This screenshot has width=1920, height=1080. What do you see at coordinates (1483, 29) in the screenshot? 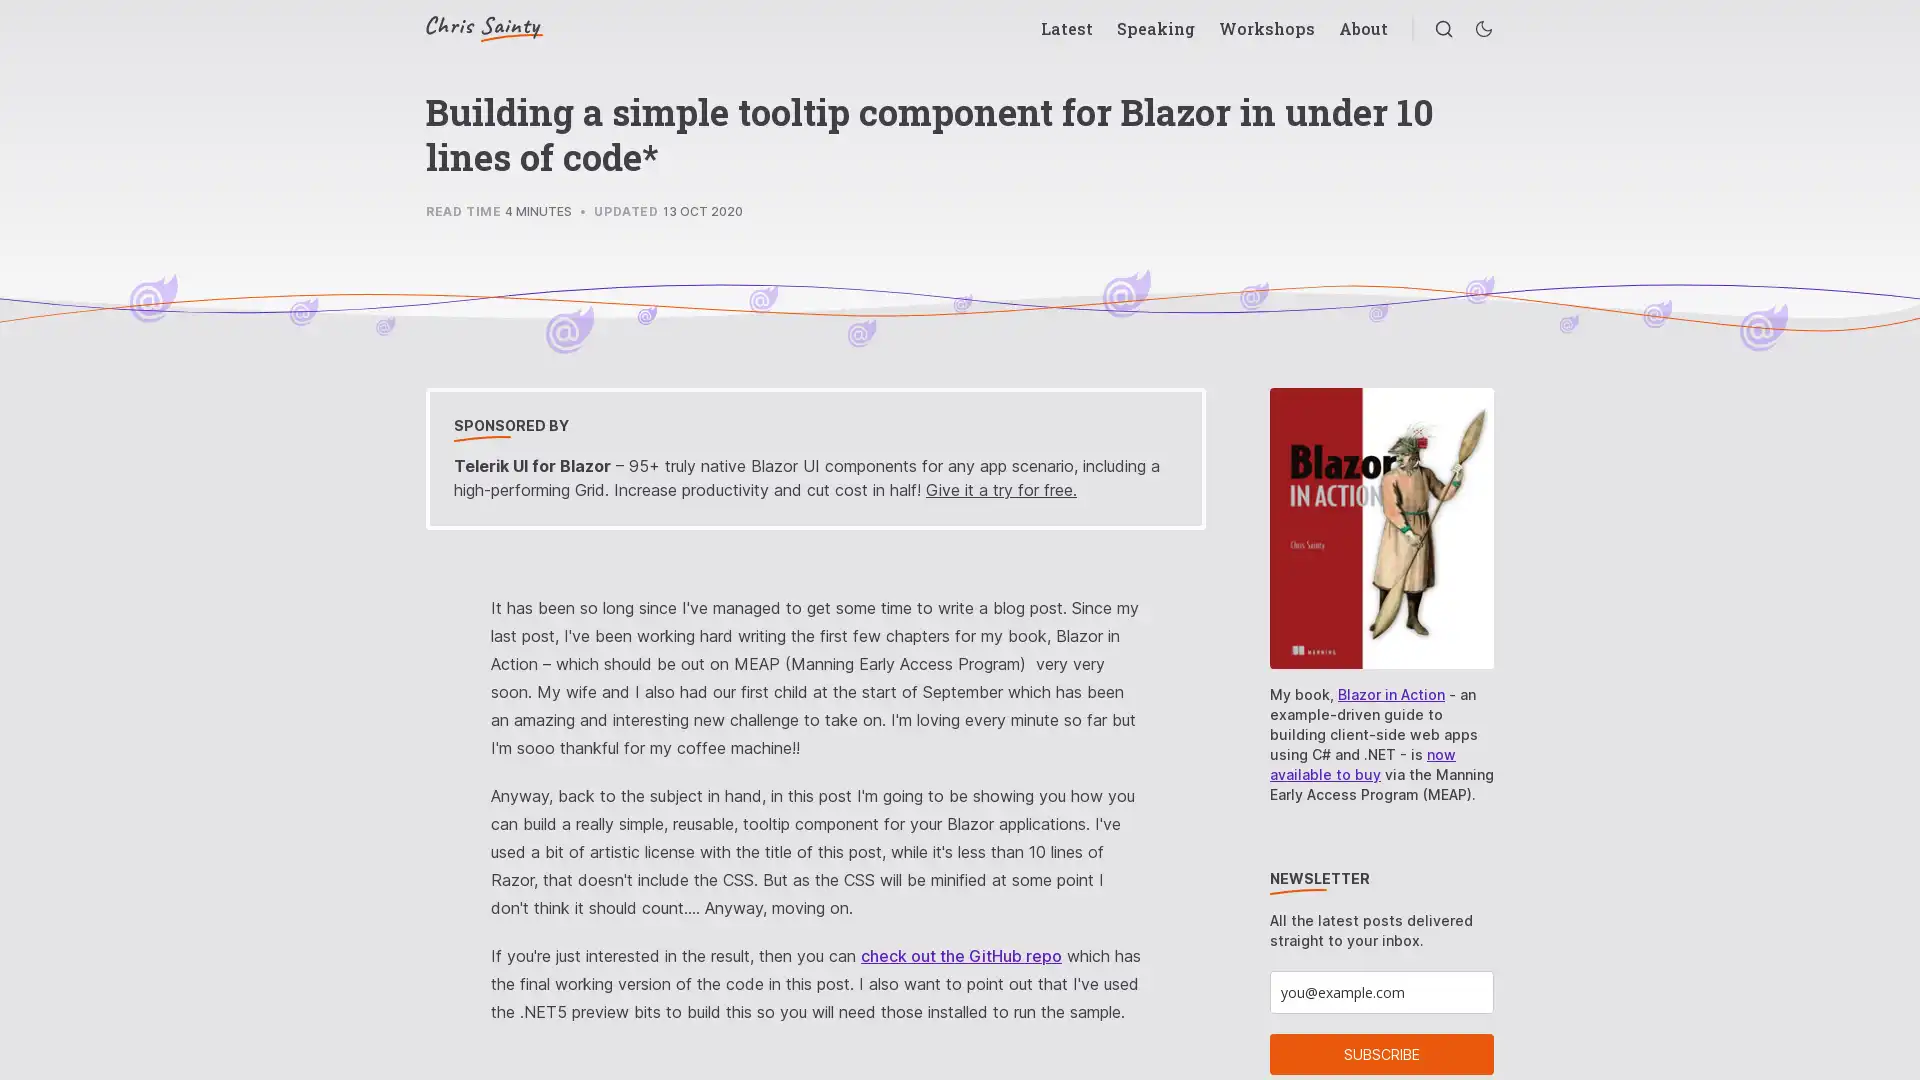
I see `Enable dark mode` at bounding box center [1483, 29].